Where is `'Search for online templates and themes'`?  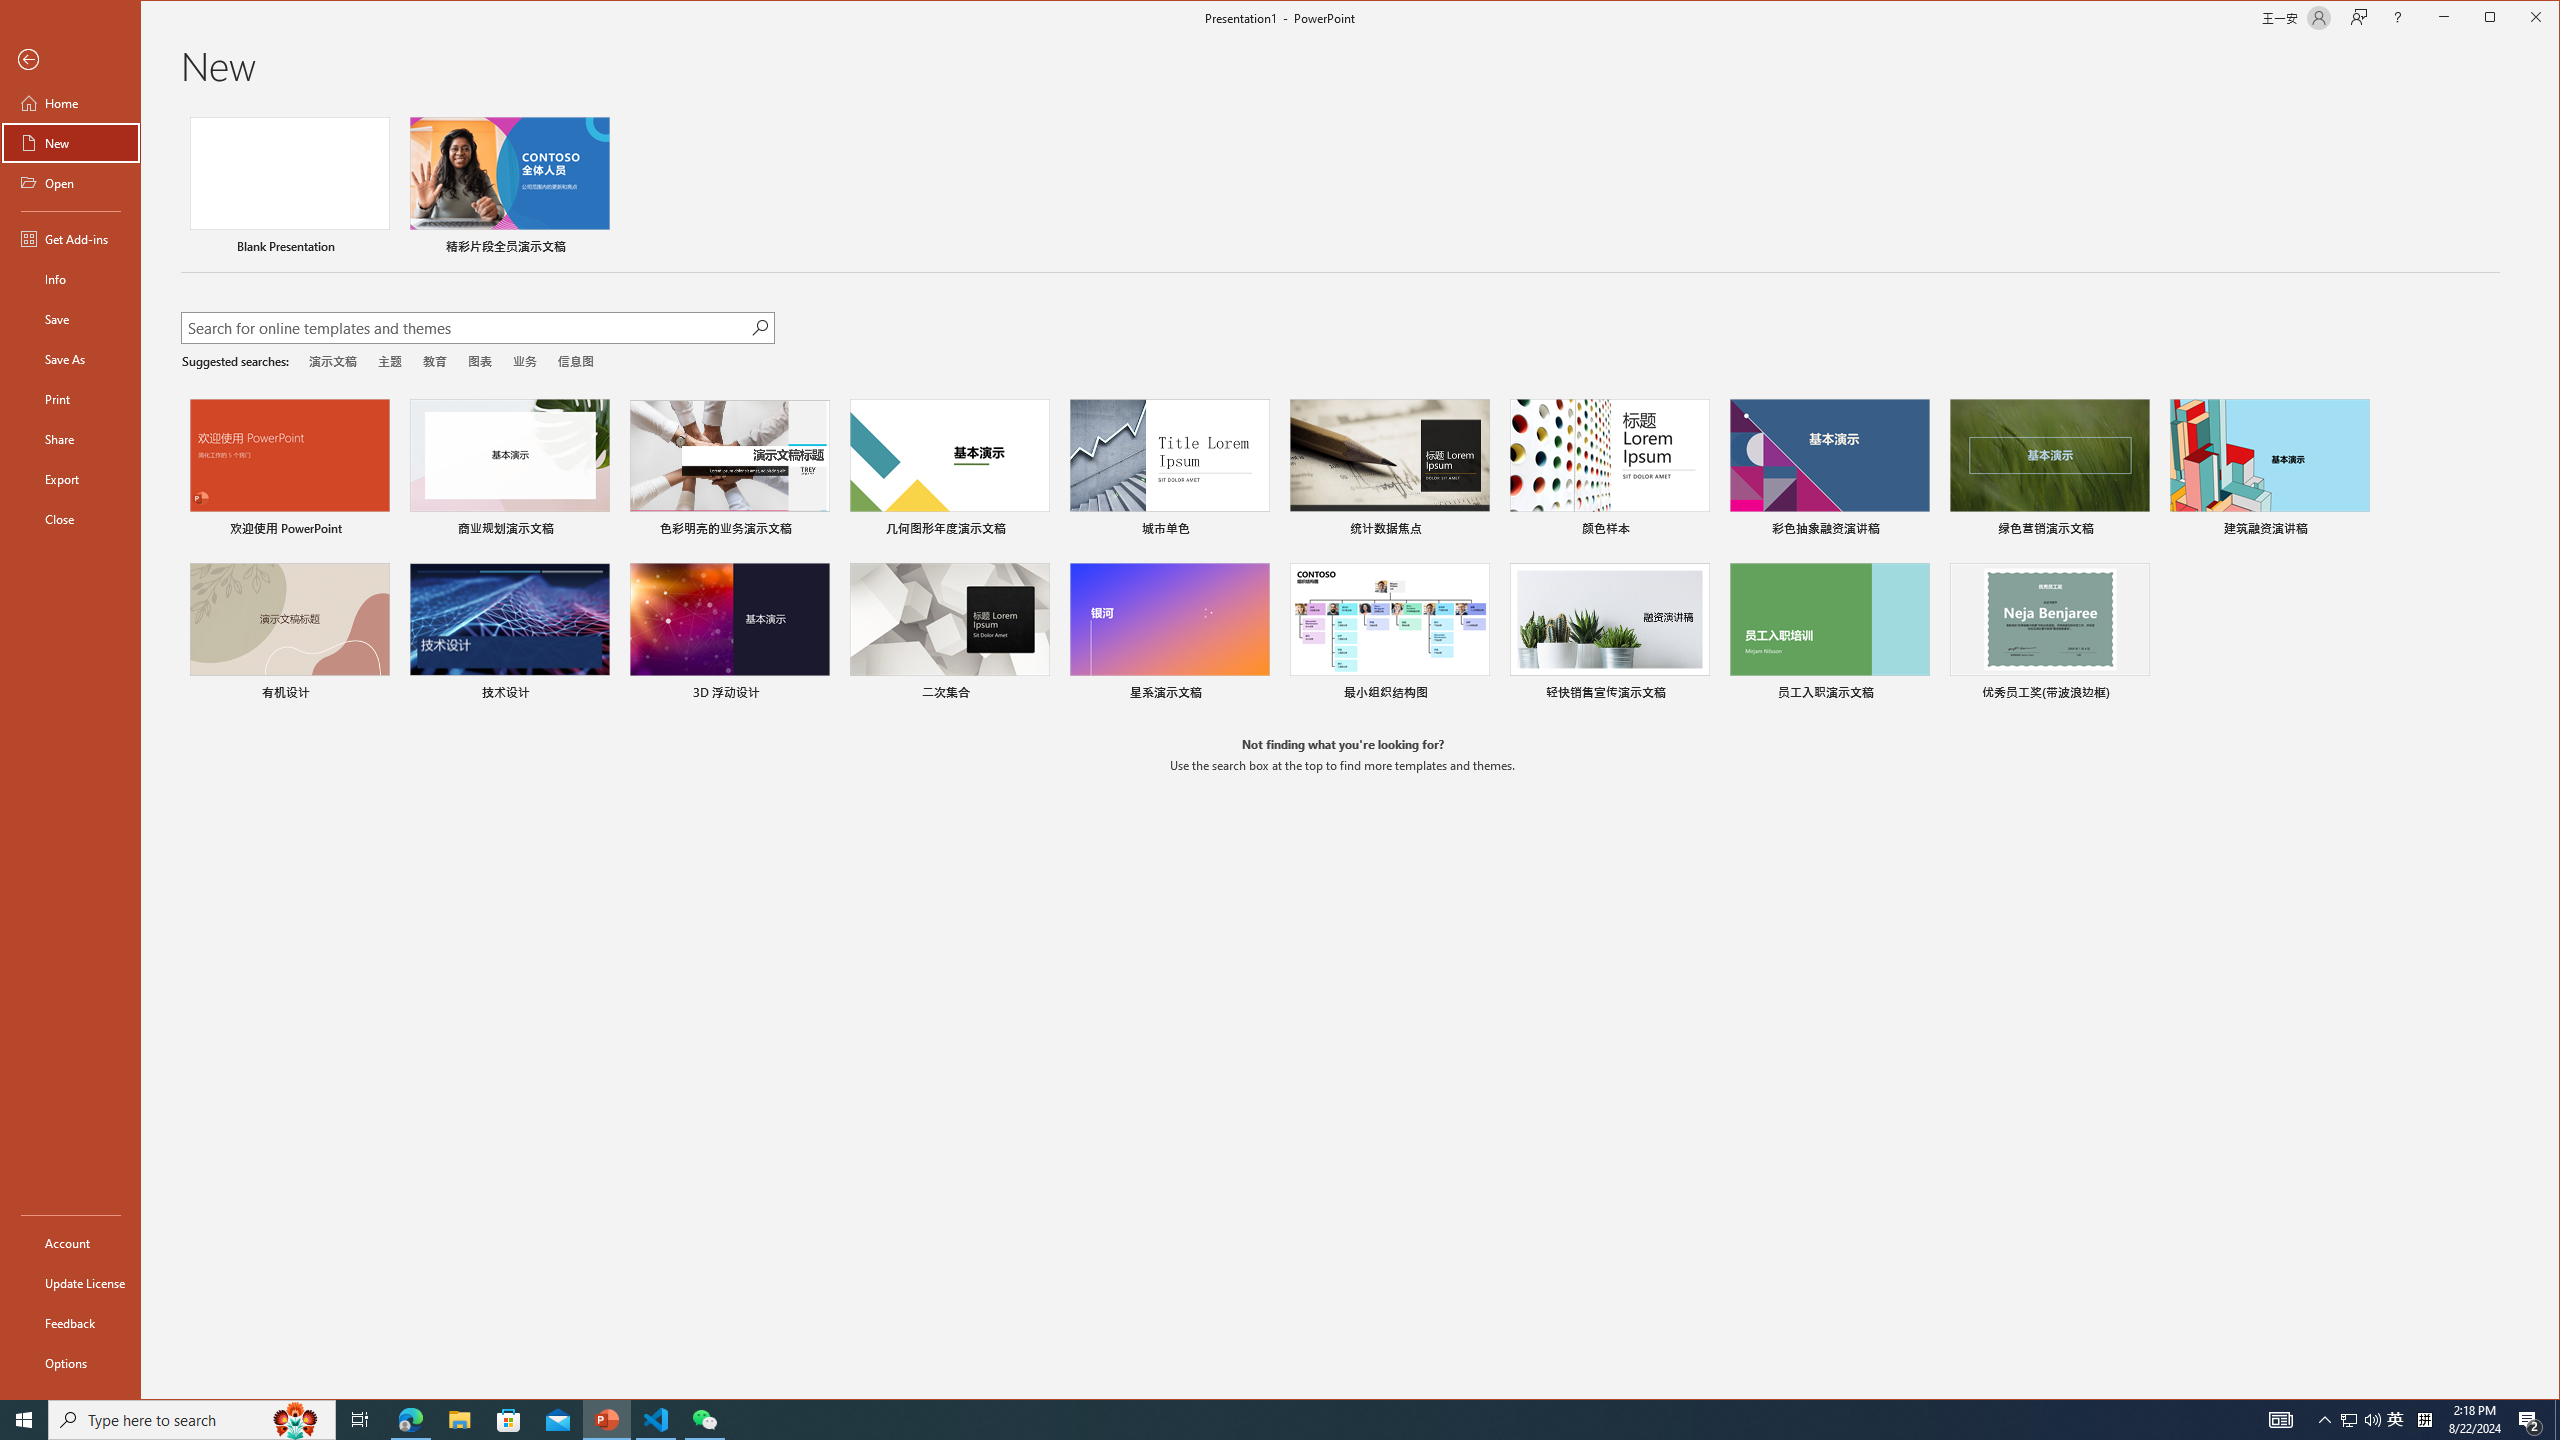
'Search for online templates and themes' is located at coordinates (464, 329).